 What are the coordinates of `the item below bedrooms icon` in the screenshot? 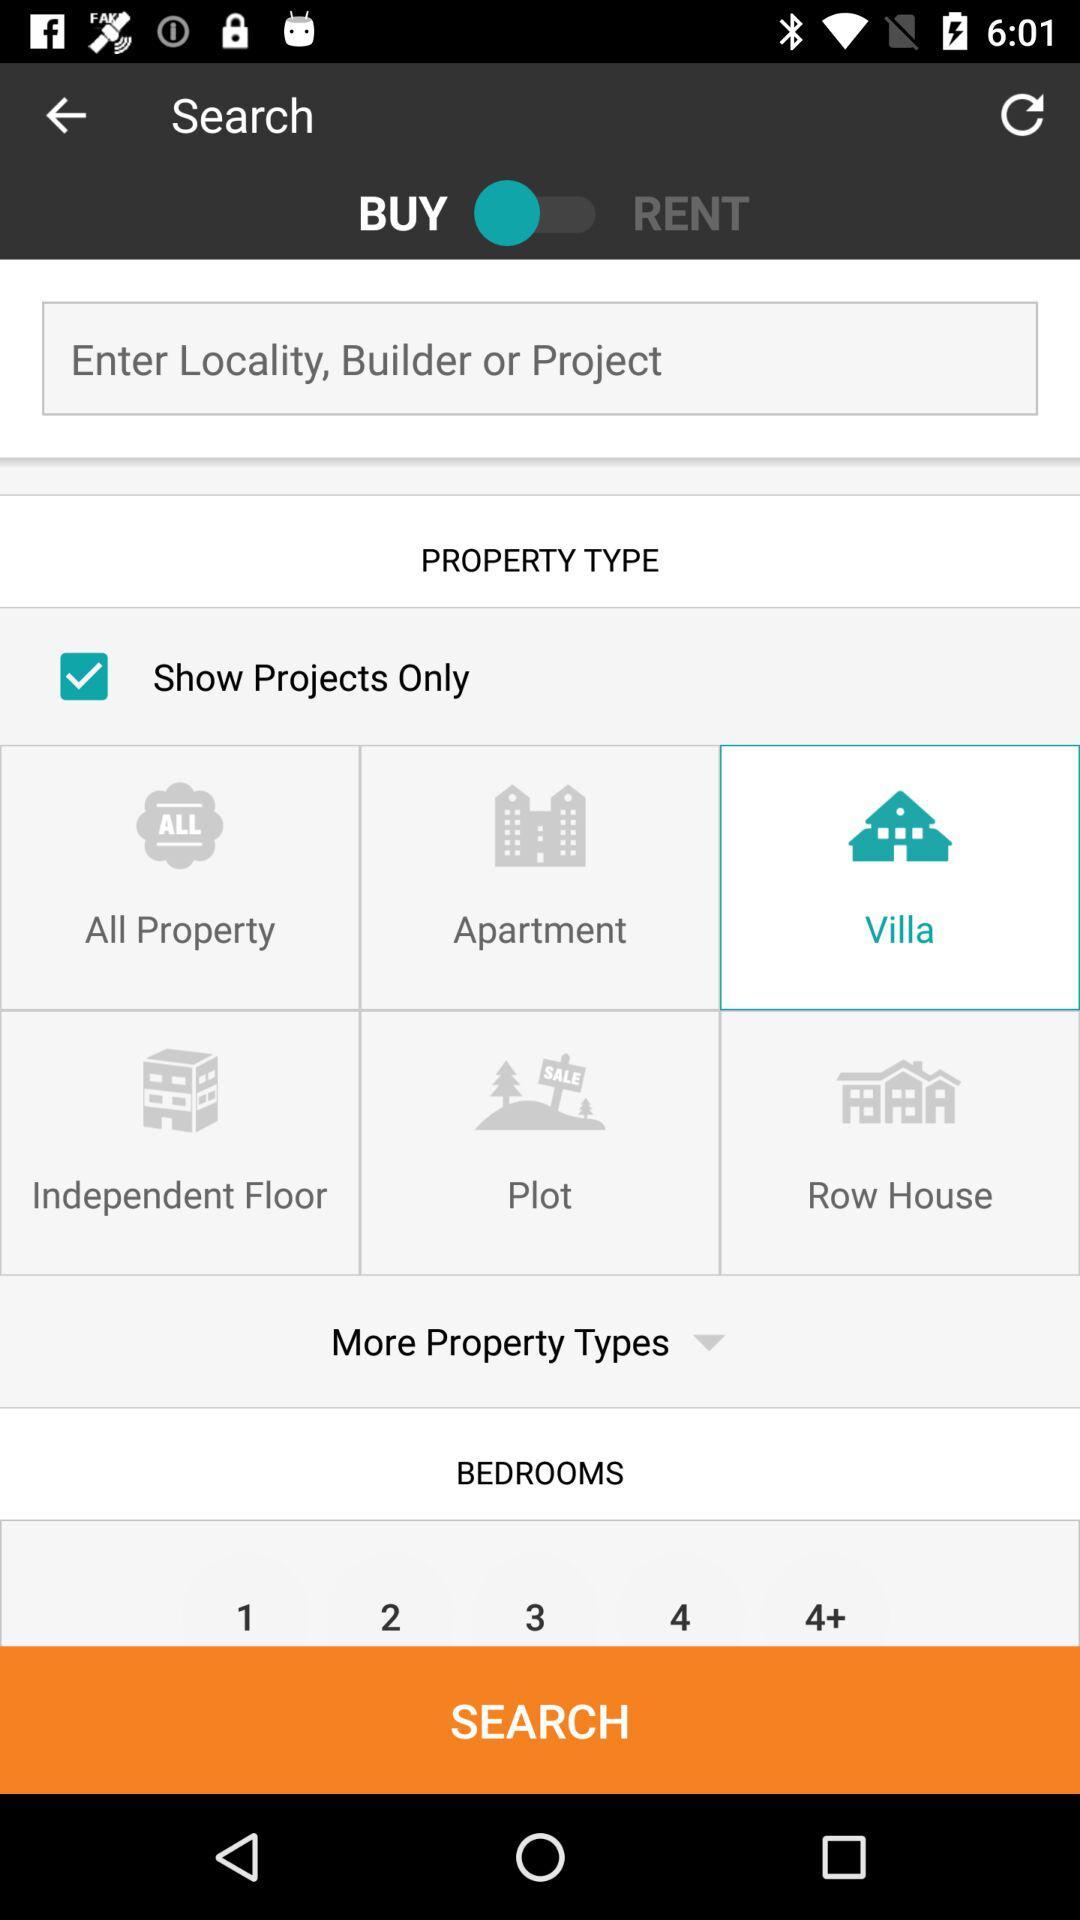 It's located at (391, 1597).